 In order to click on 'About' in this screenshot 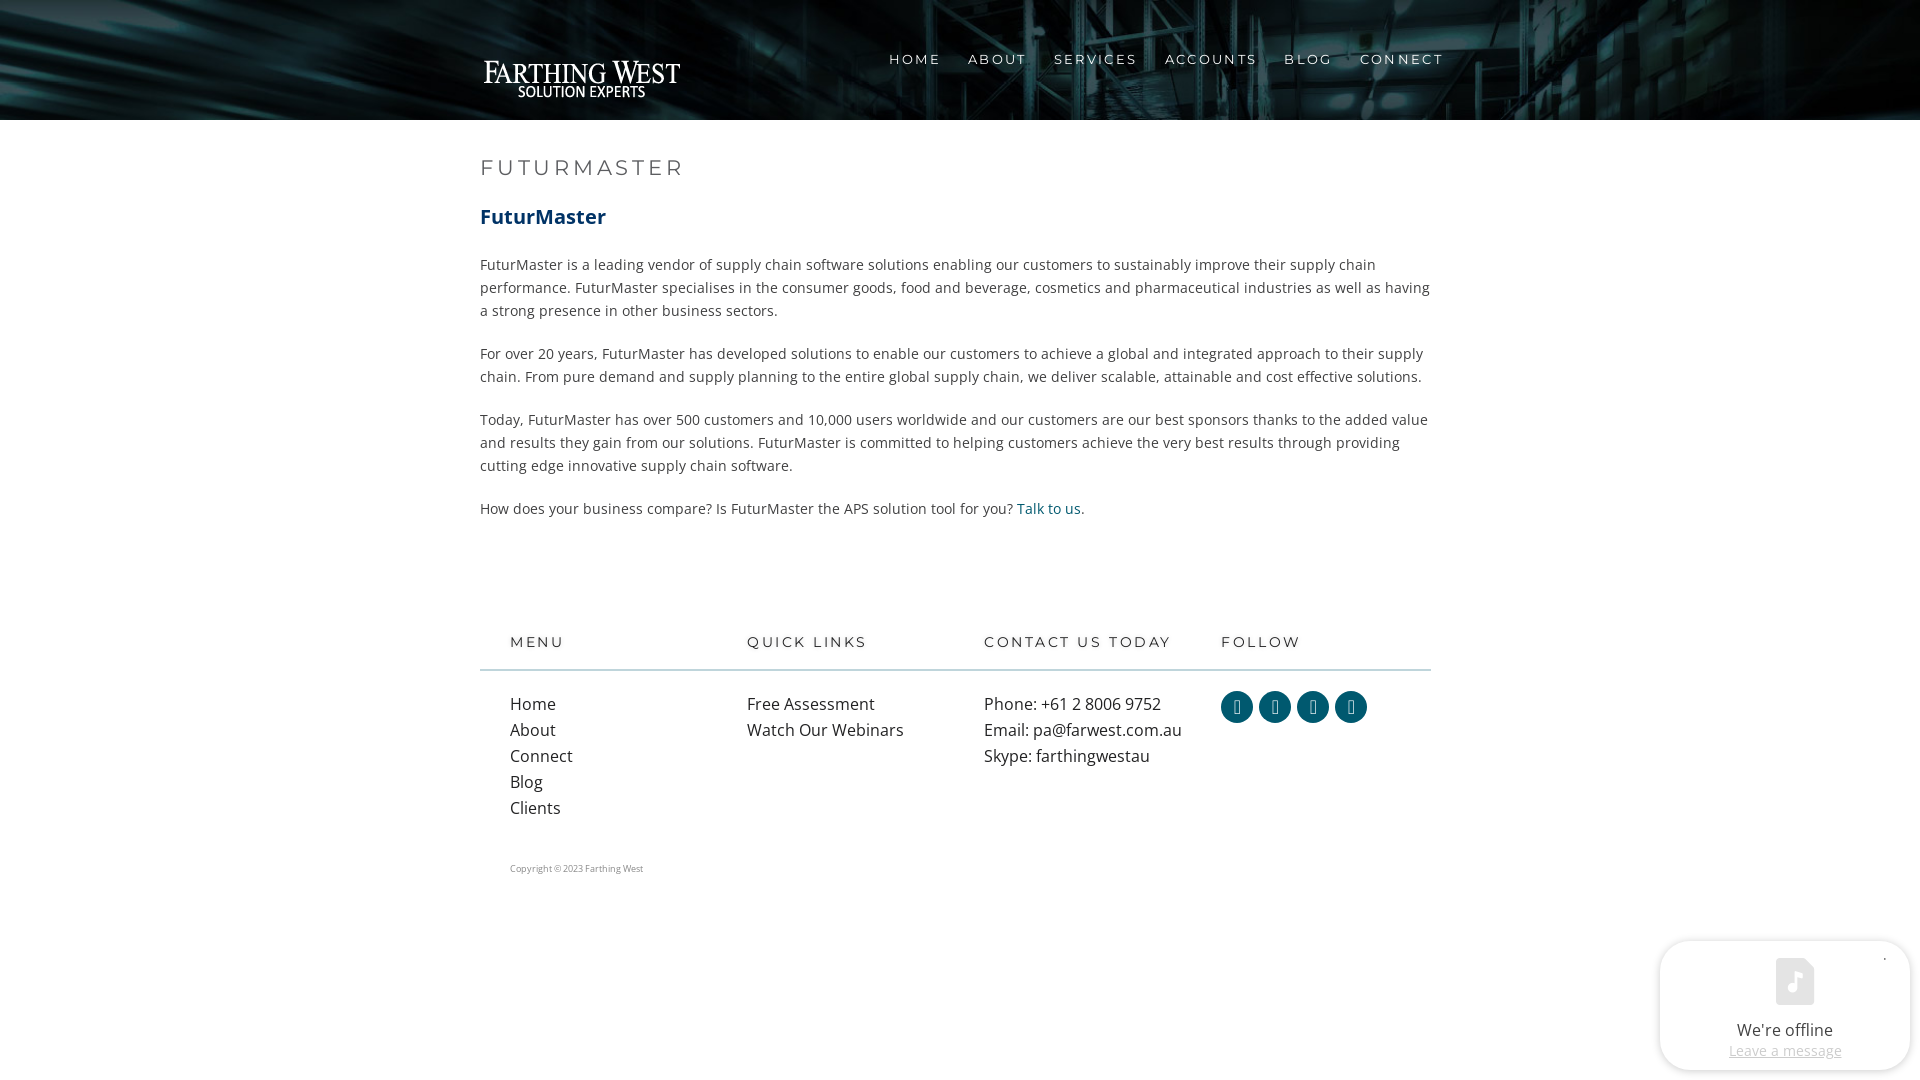, I will do `click(532, 729)`.